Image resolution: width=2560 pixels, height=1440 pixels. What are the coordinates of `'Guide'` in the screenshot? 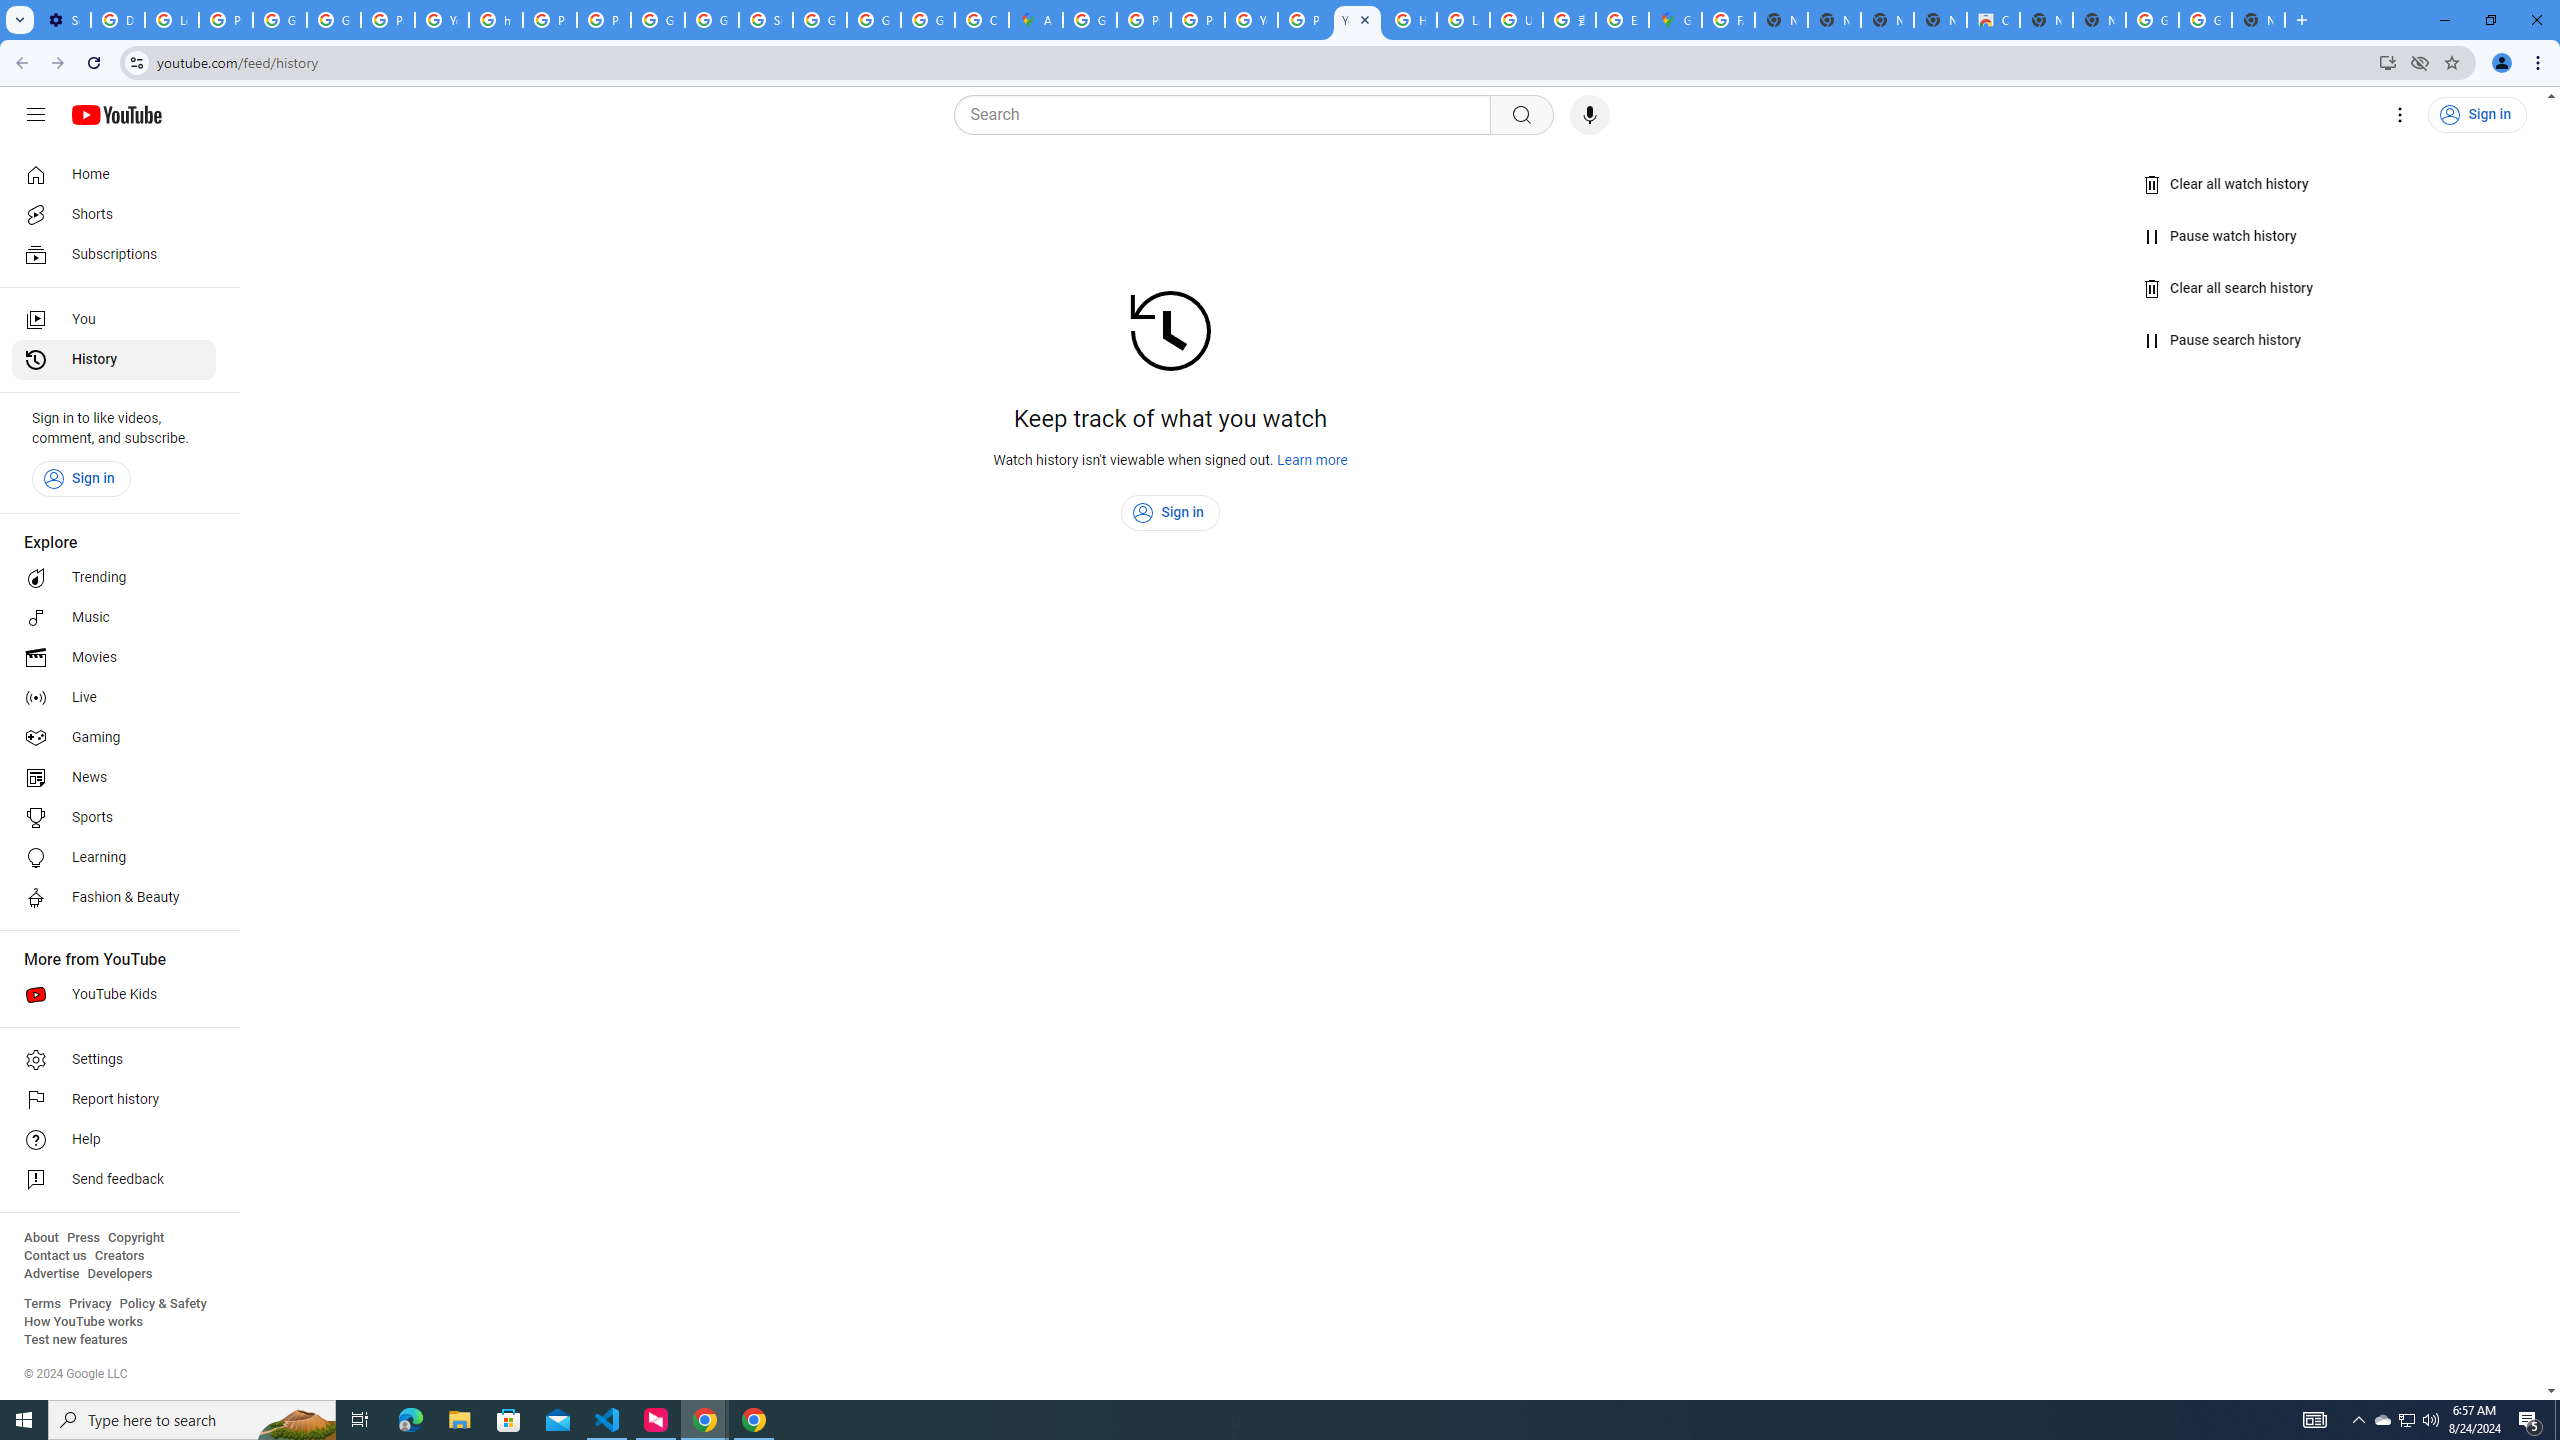 It's located at (34, 114).